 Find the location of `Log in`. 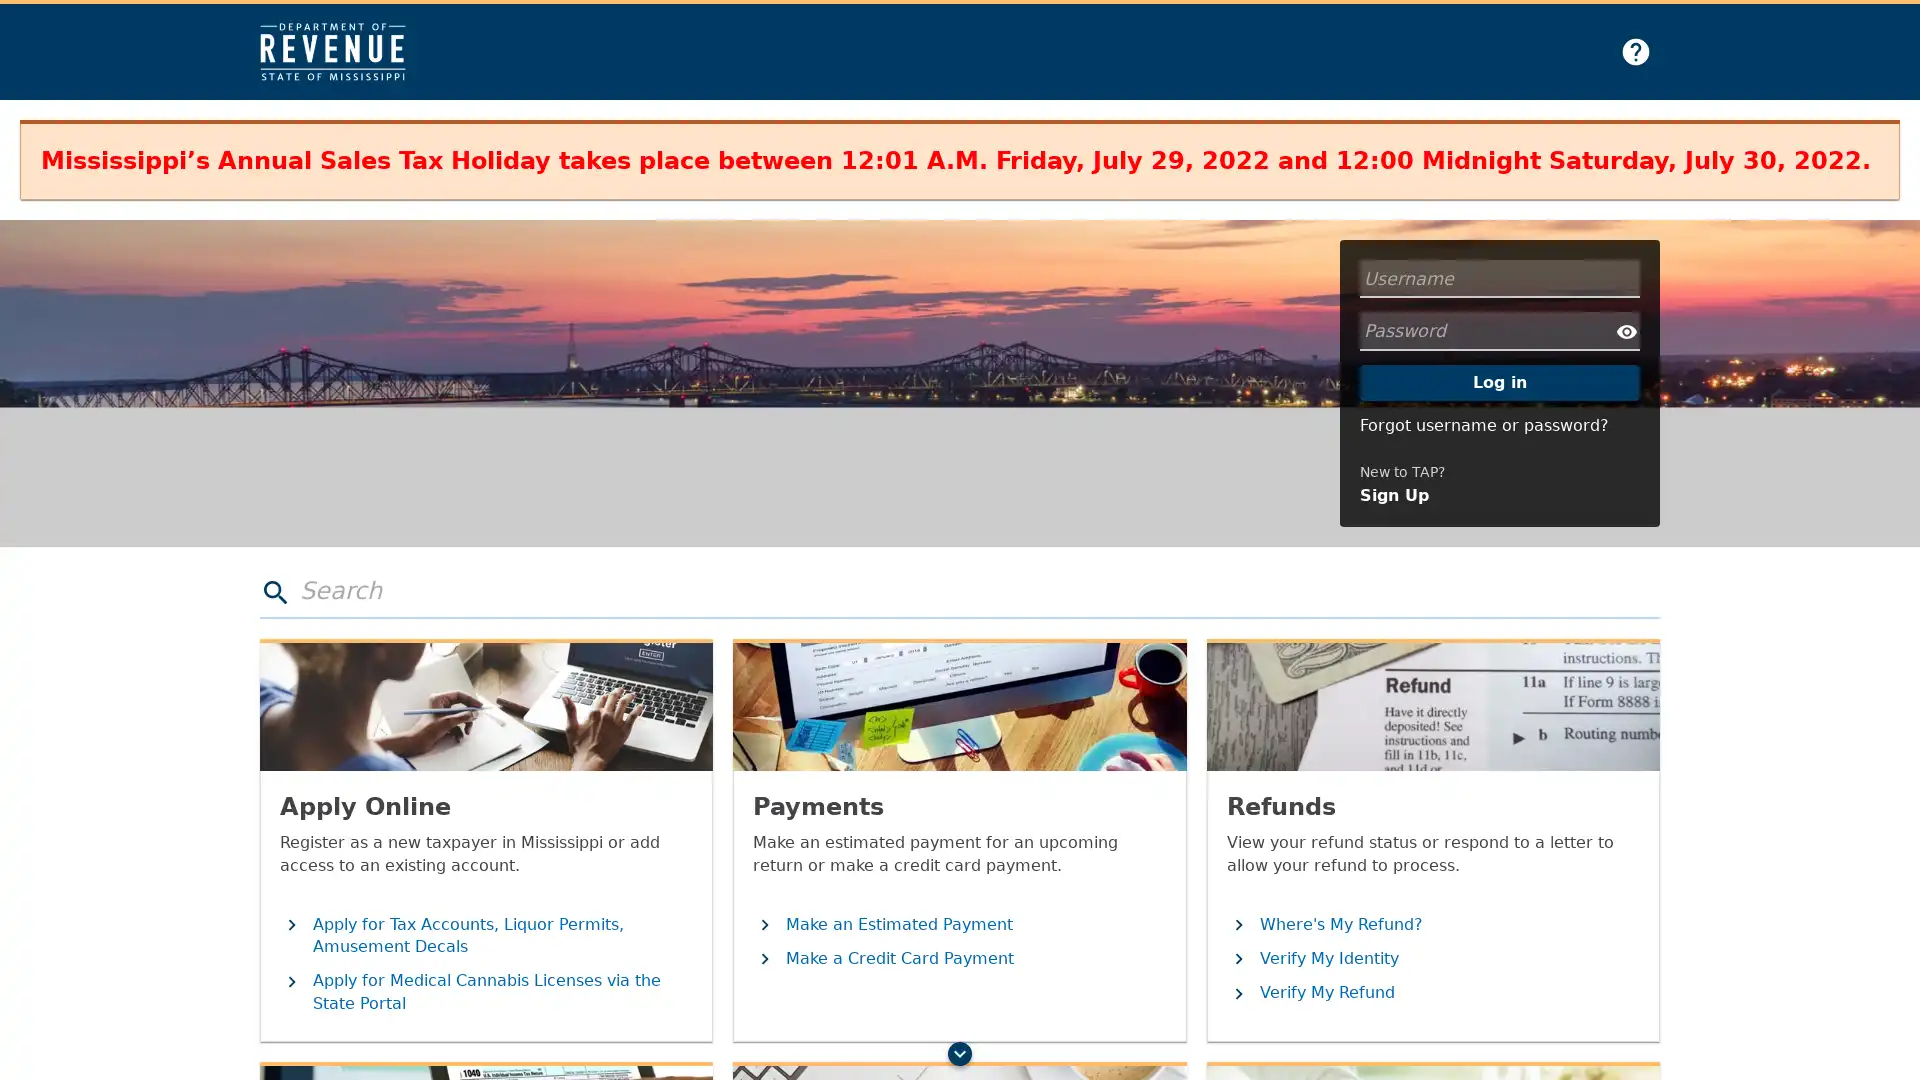

Log in is located at coordinates (1499, 382).